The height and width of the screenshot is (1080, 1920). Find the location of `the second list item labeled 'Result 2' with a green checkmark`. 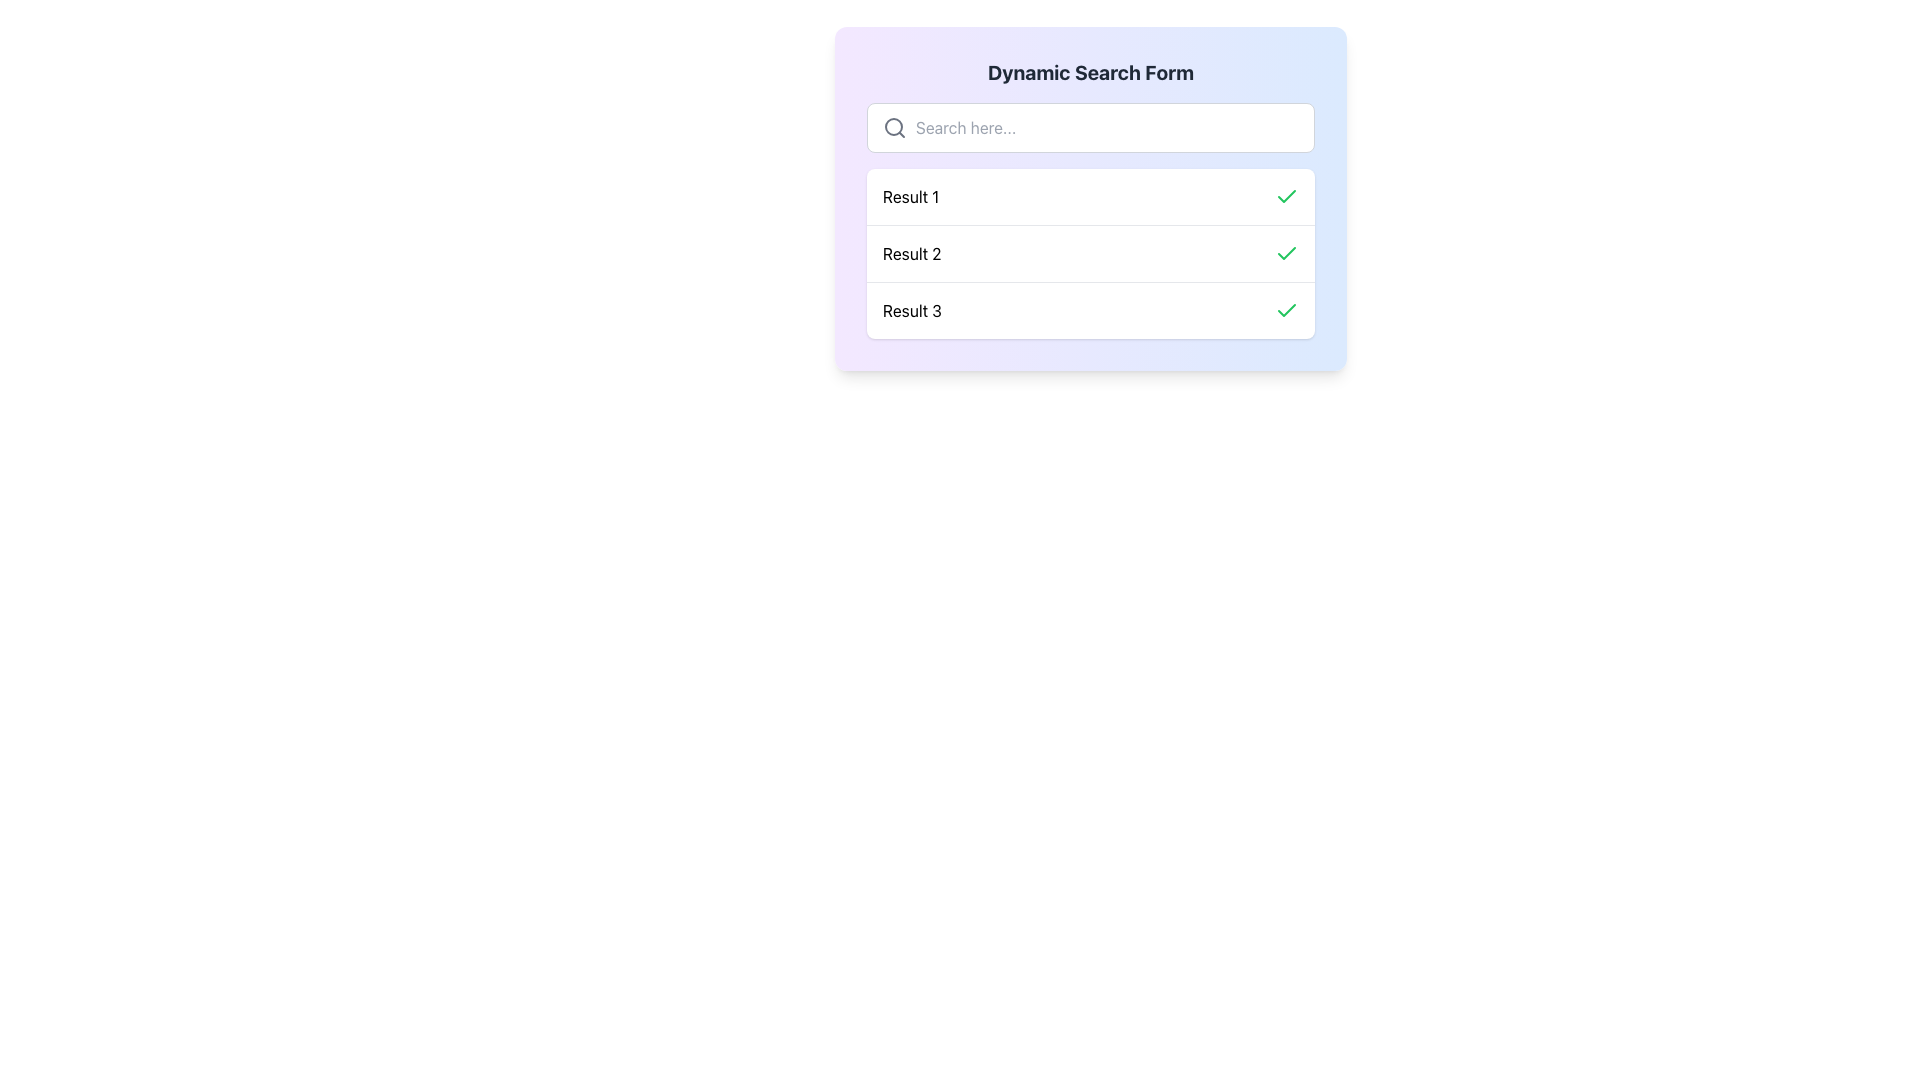

the second list item labeled 'Result 2' with a green checkmark is located at coordinates (1089, 253).